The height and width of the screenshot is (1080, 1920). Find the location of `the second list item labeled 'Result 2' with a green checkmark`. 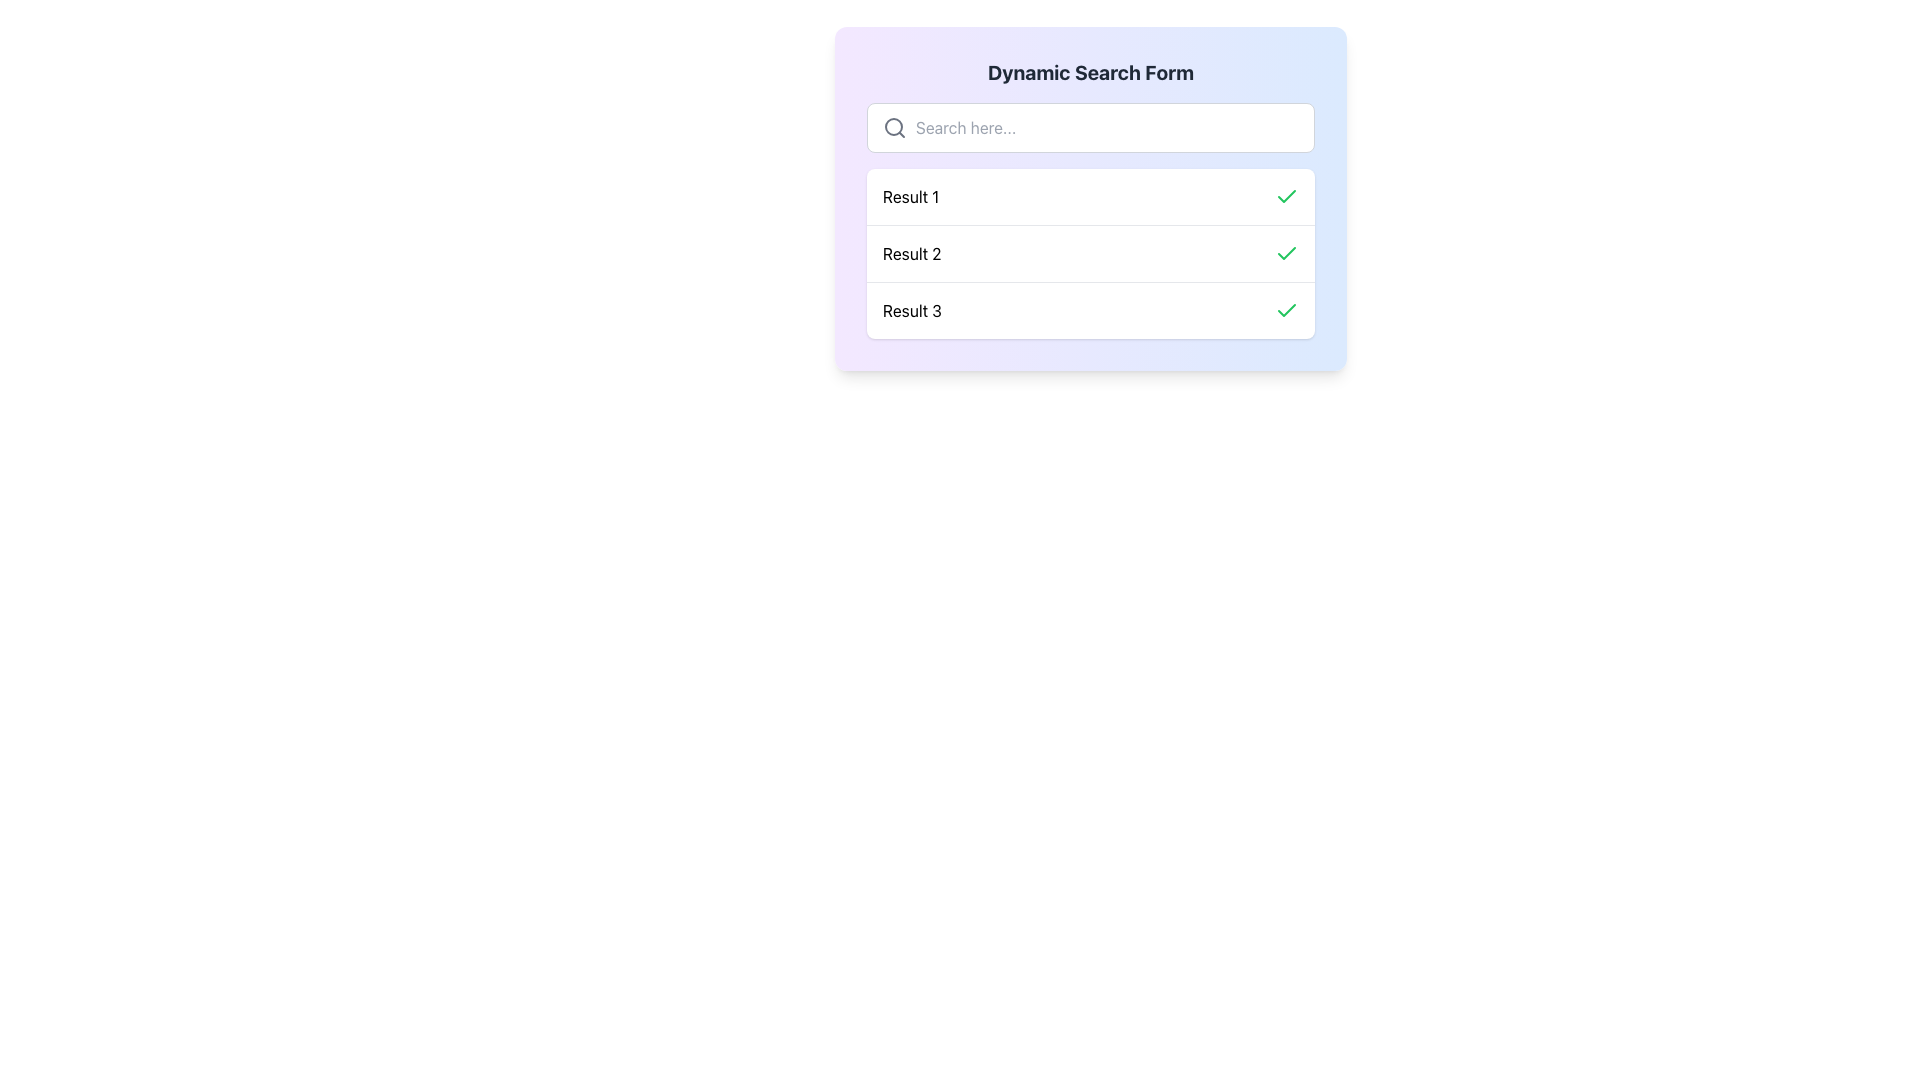

the second list item labeled 'Result 2' with a green checkmark is located at coordinates (1089, 253).